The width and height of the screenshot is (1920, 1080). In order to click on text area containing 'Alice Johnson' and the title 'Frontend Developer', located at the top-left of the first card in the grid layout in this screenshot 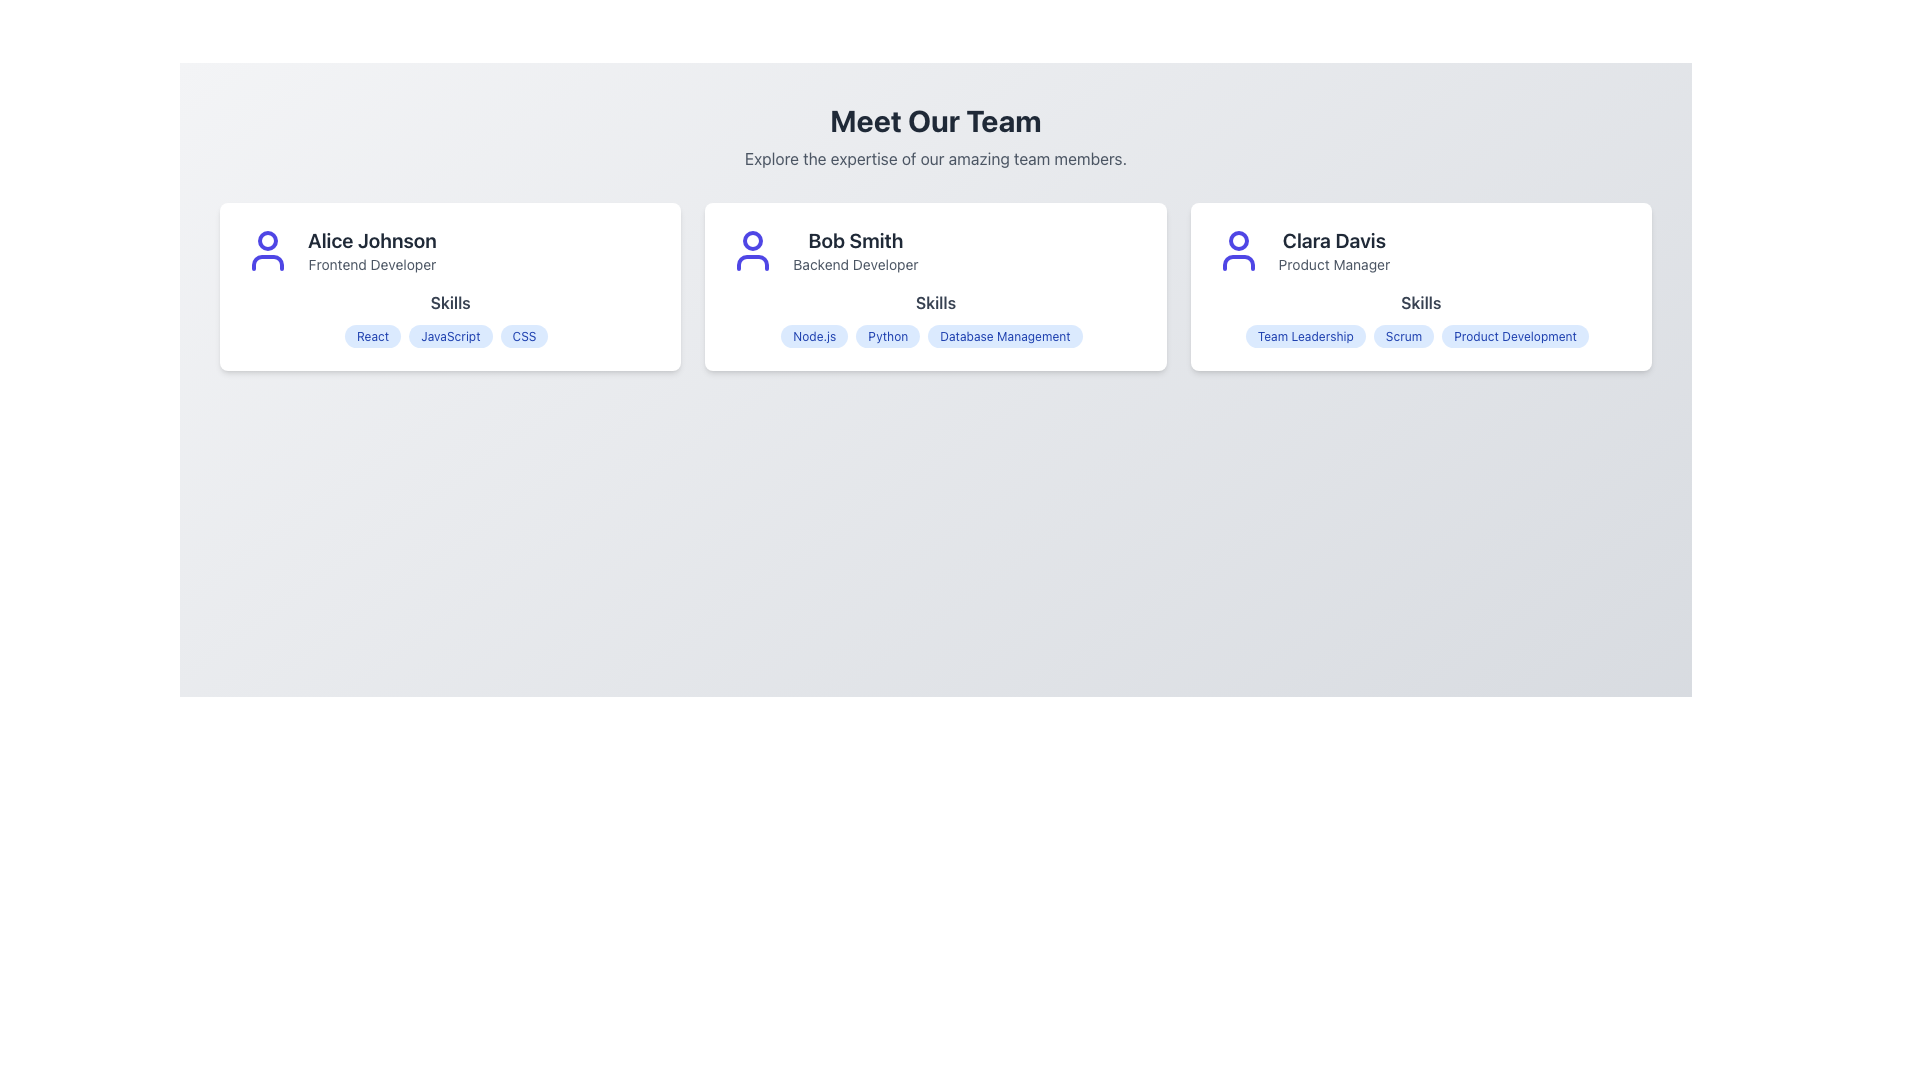, I will do `click(449, 249)`.